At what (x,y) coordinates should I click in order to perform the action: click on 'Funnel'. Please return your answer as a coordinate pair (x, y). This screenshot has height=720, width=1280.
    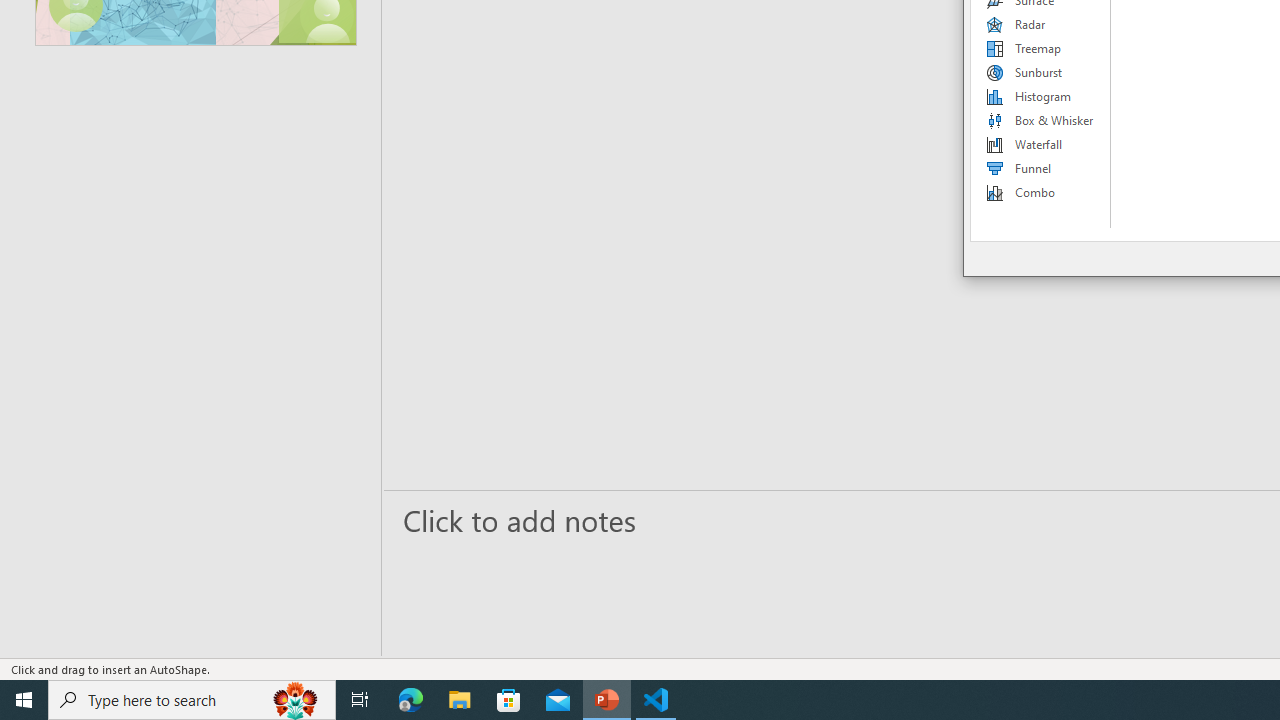
    Looking at the image, I should click on (1040, 167).